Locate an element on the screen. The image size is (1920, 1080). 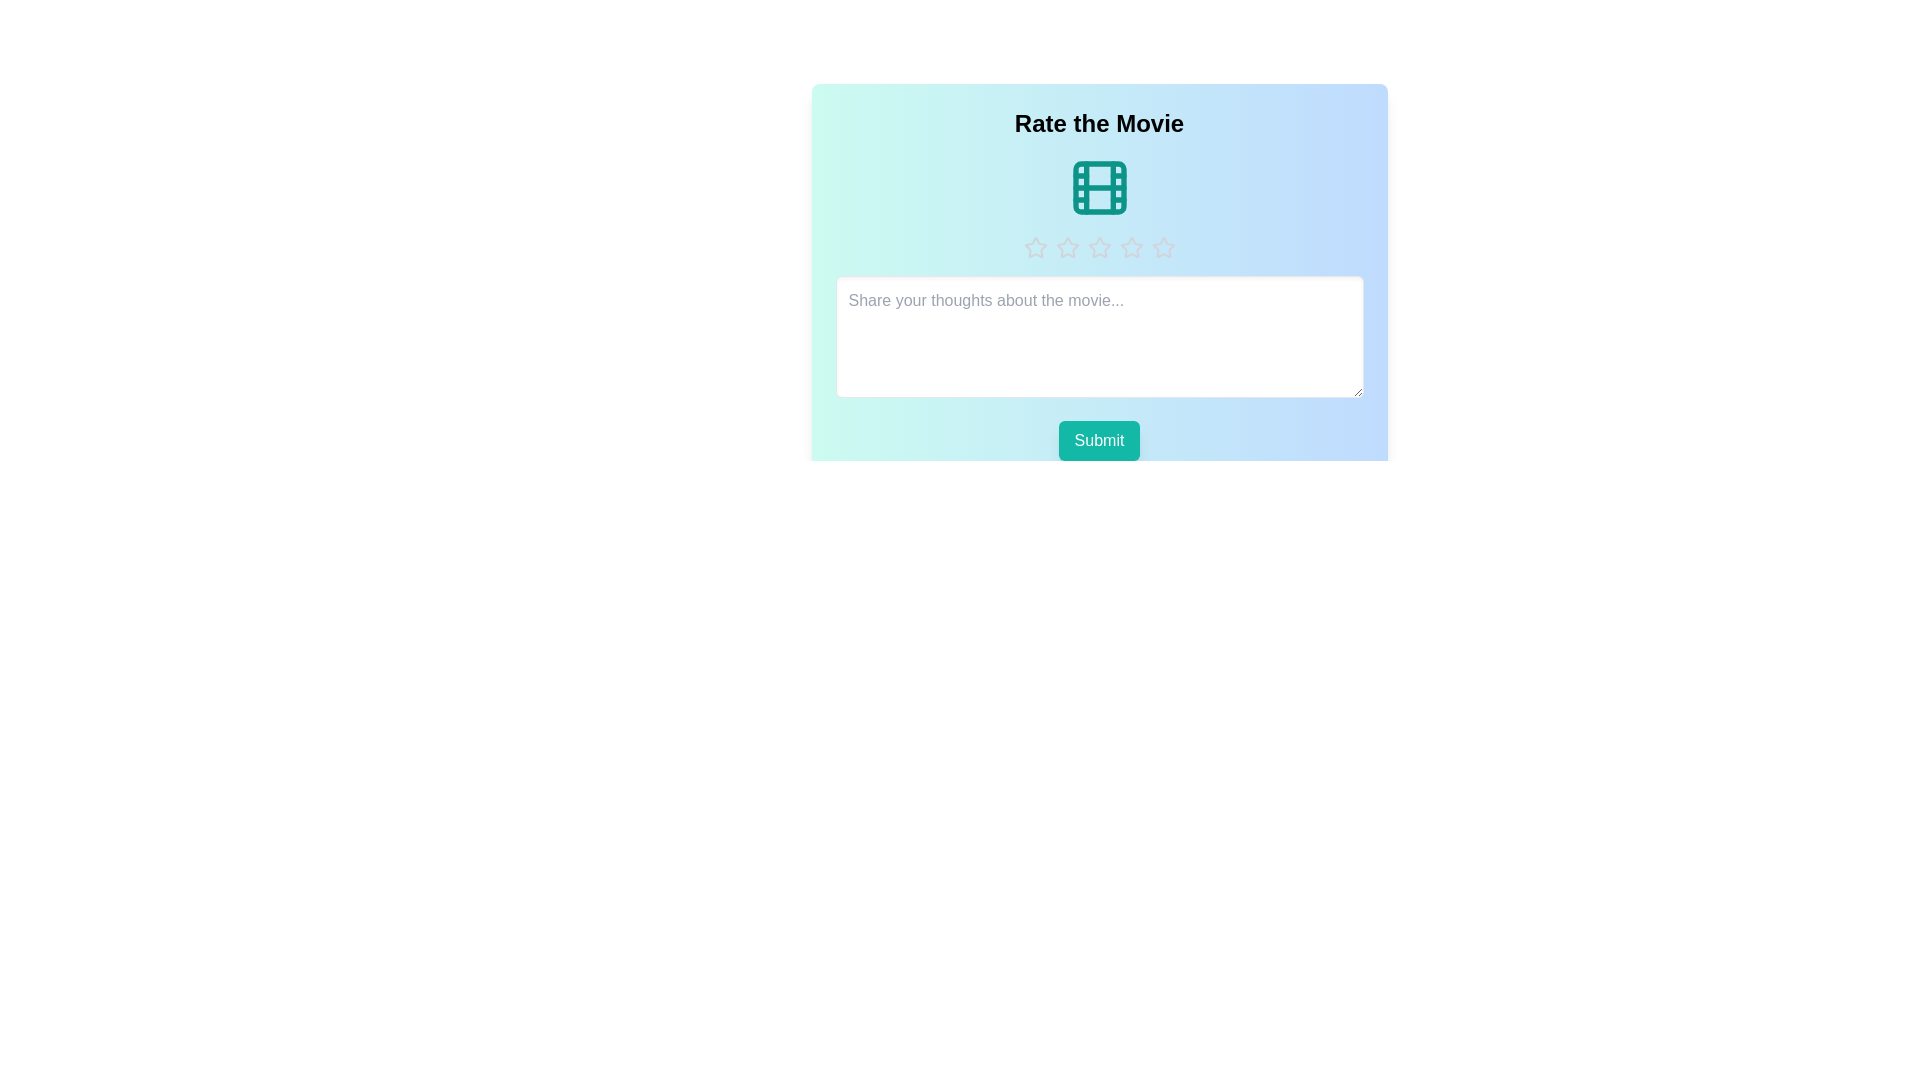
submit button to submit the rating and review is located at coordinates (1098, 439).